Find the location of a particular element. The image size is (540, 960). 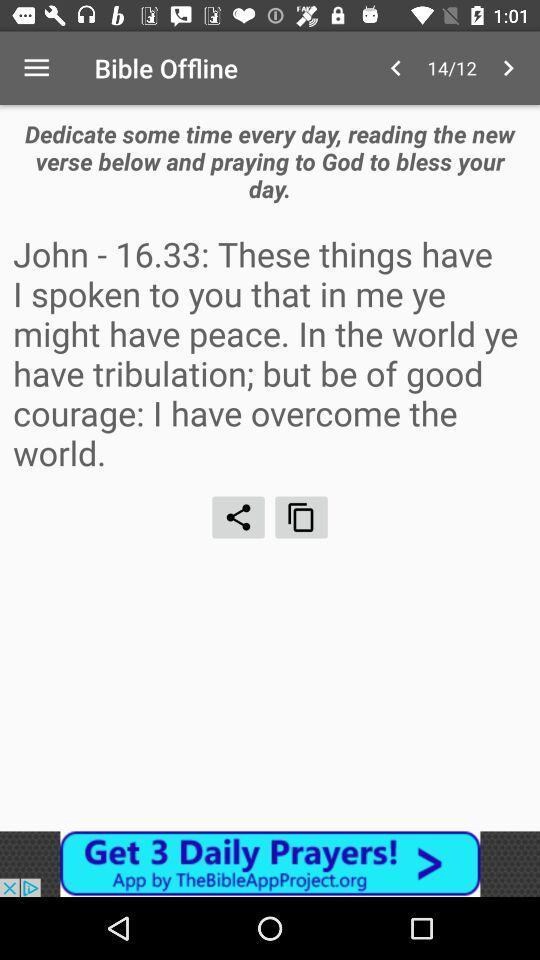

share text is located at coordinates (238, 516).